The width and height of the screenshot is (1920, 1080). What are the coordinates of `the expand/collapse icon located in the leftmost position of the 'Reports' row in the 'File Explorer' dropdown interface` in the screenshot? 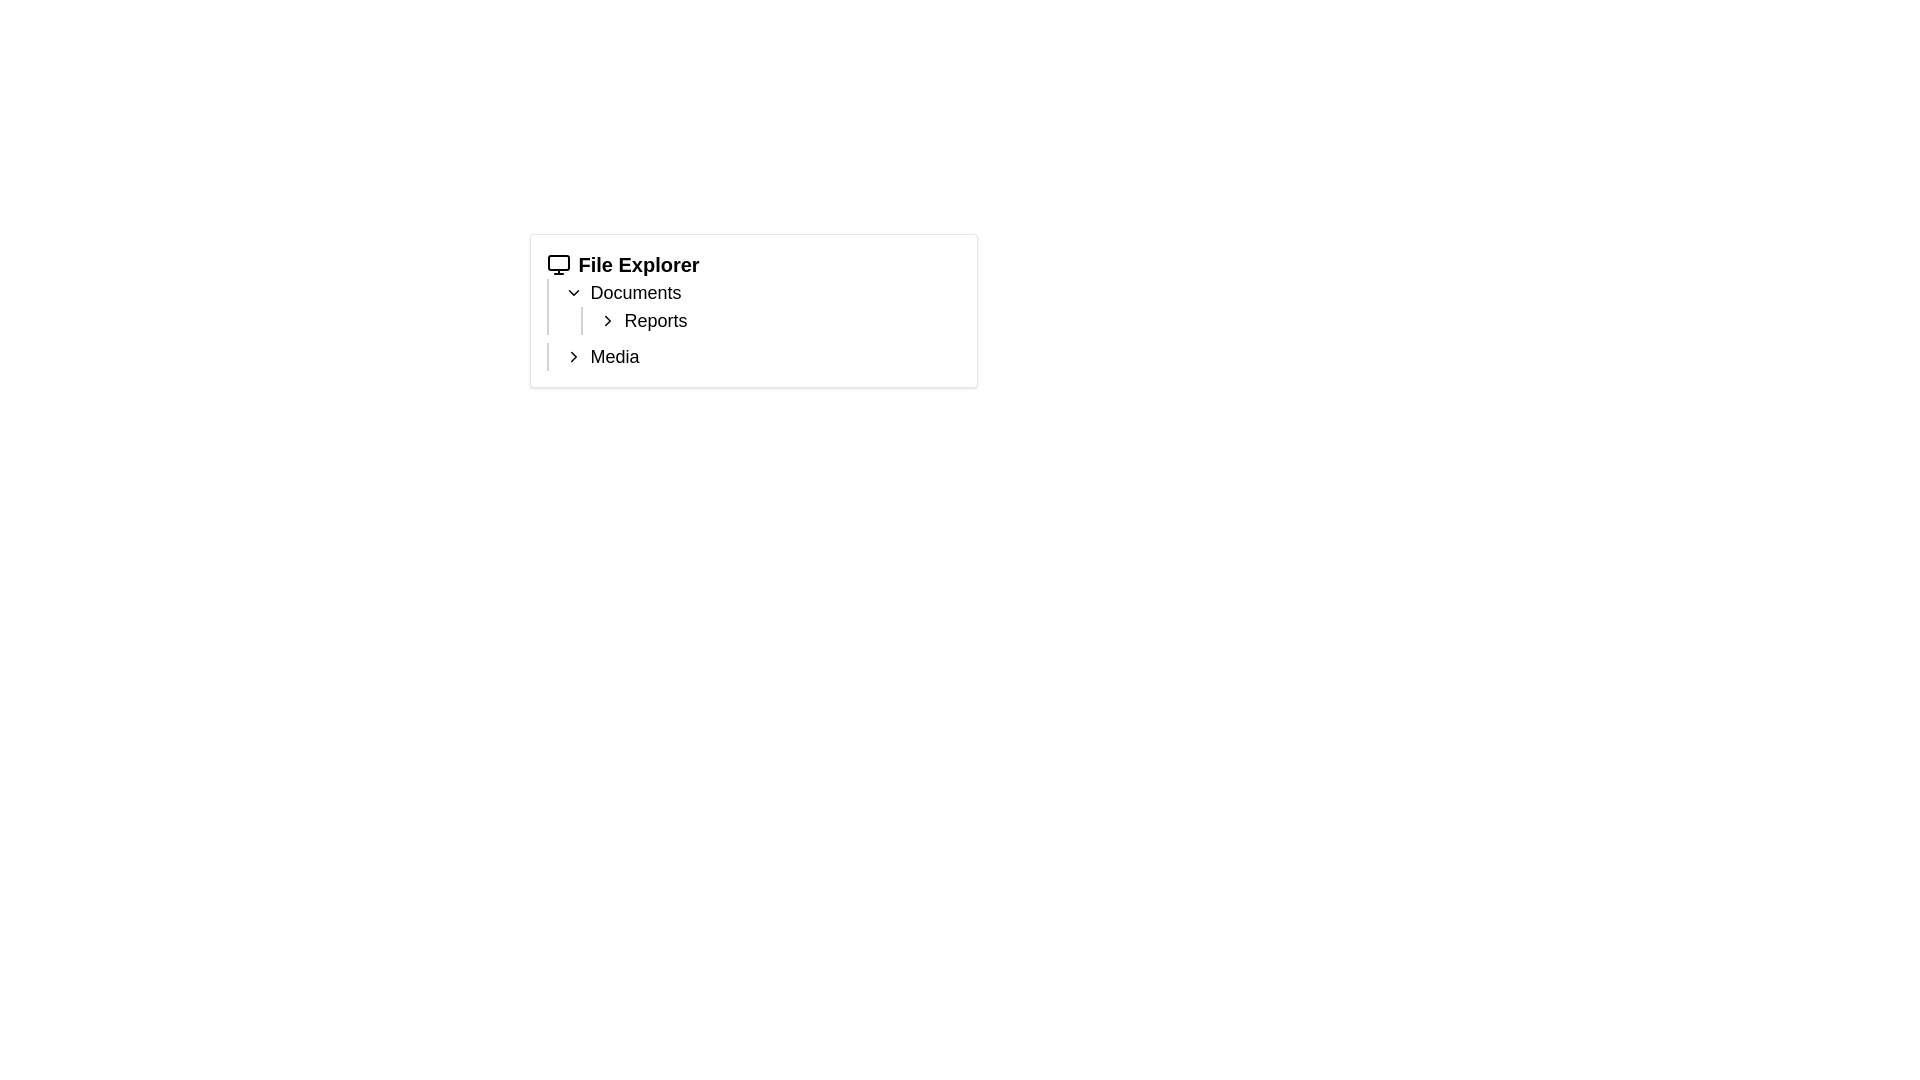 It's located at (606, 319).